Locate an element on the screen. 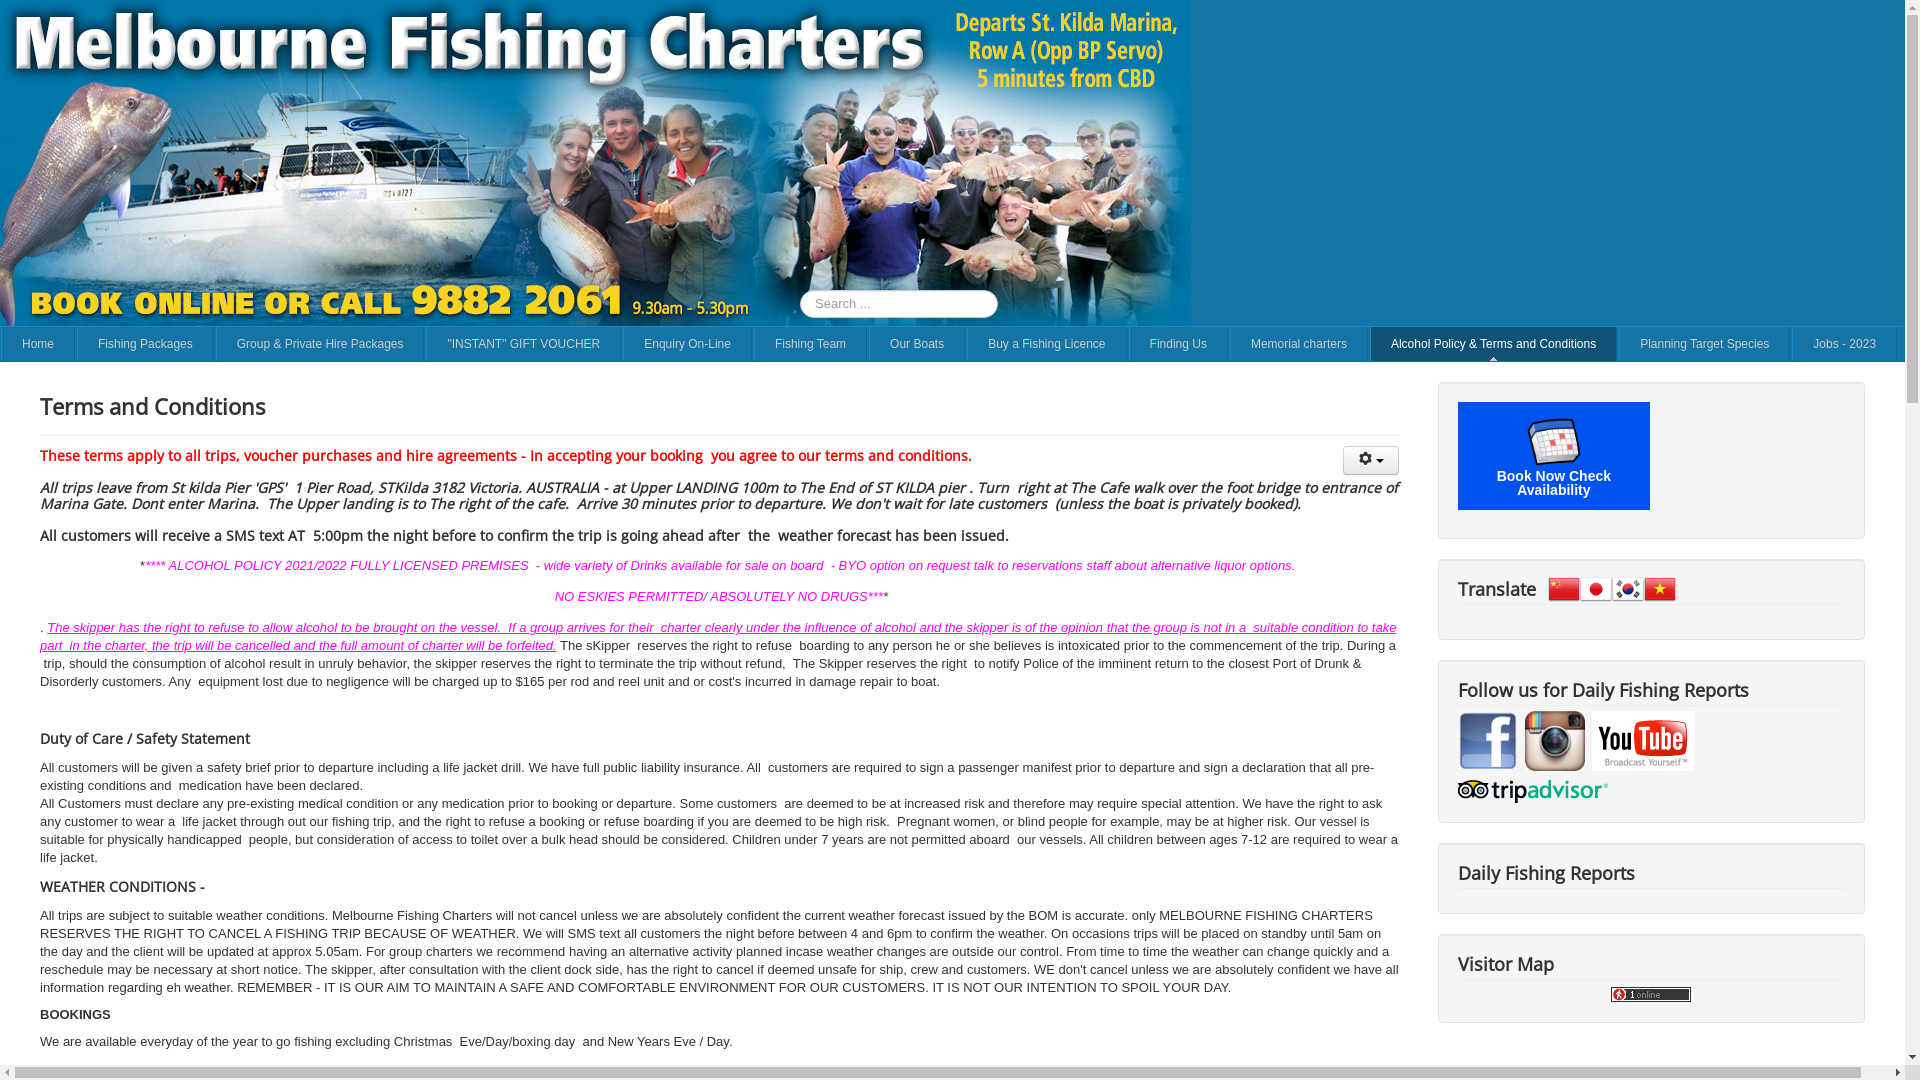  'Fishing Packages' is located at coordinates (144, 342).